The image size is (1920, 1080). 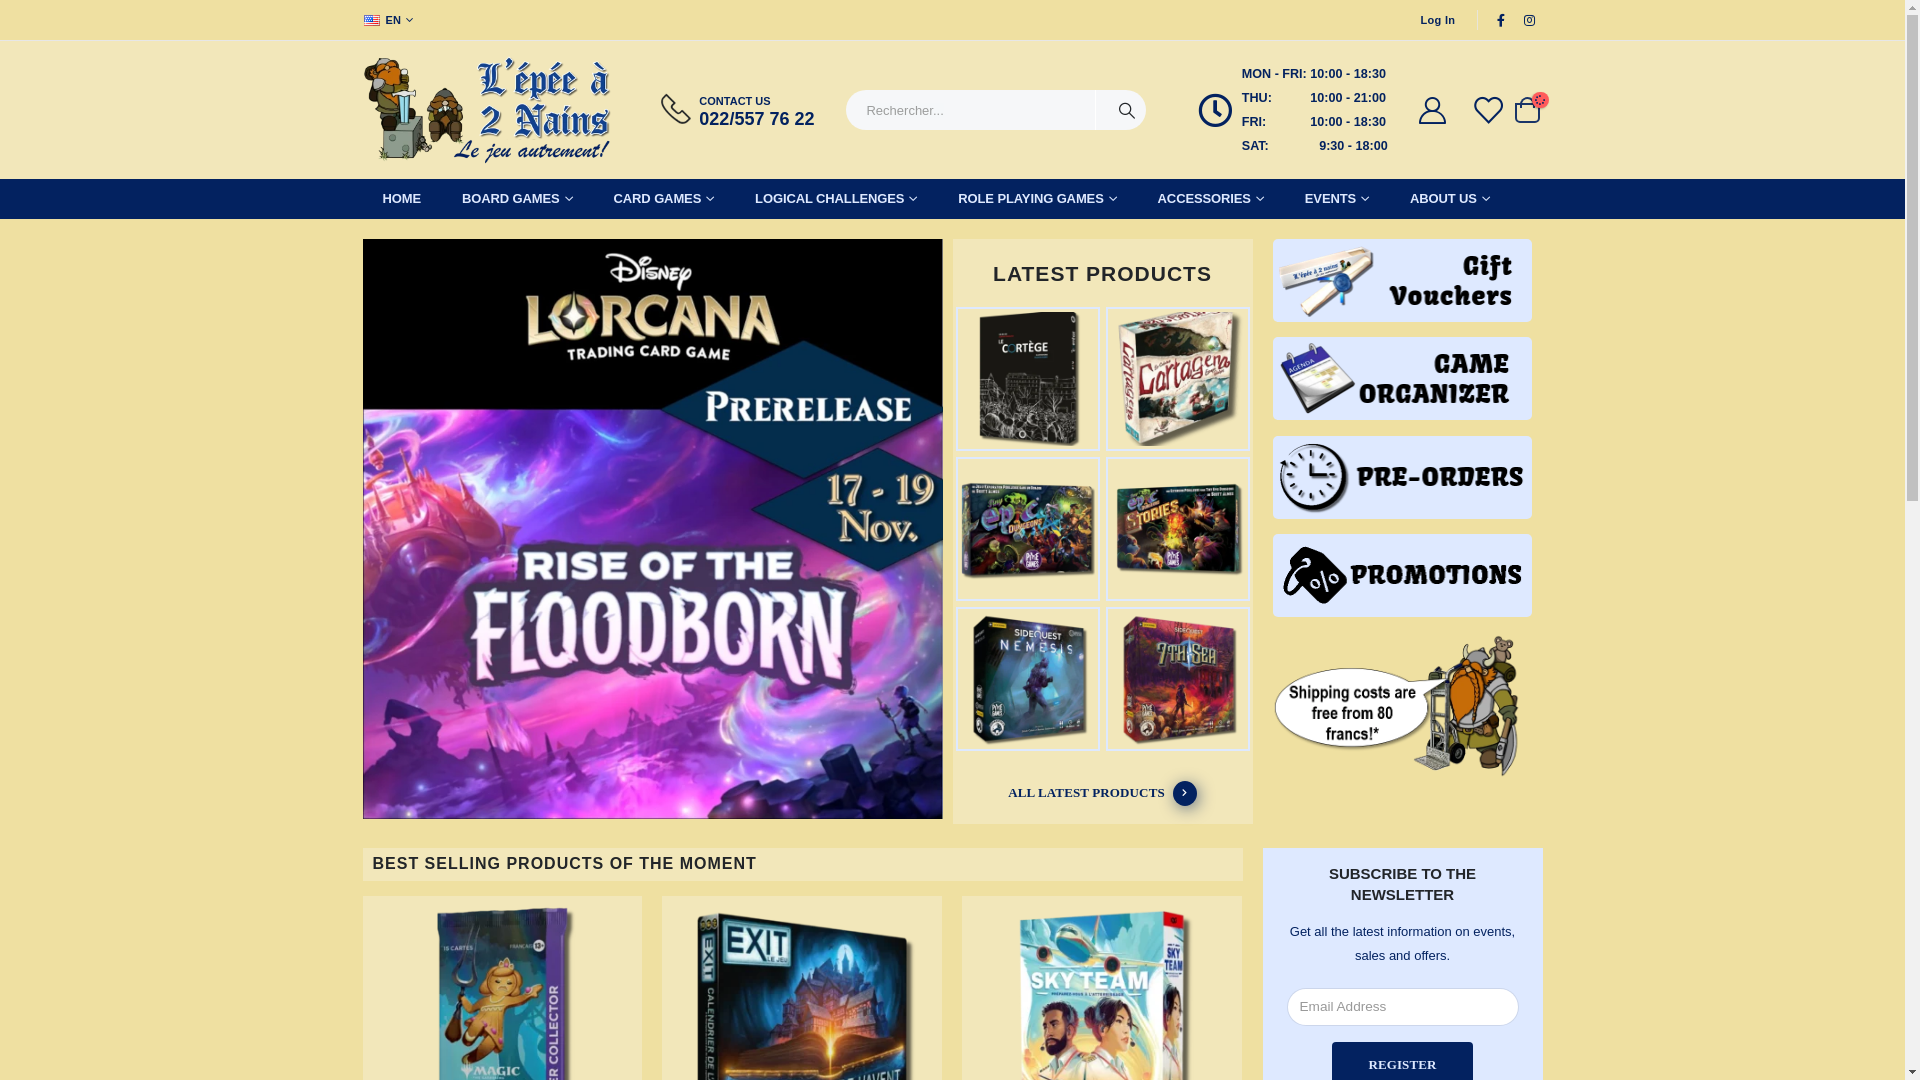 I want to click on 'ROLE PLAYING GAMES', so click(x=936, y=199).